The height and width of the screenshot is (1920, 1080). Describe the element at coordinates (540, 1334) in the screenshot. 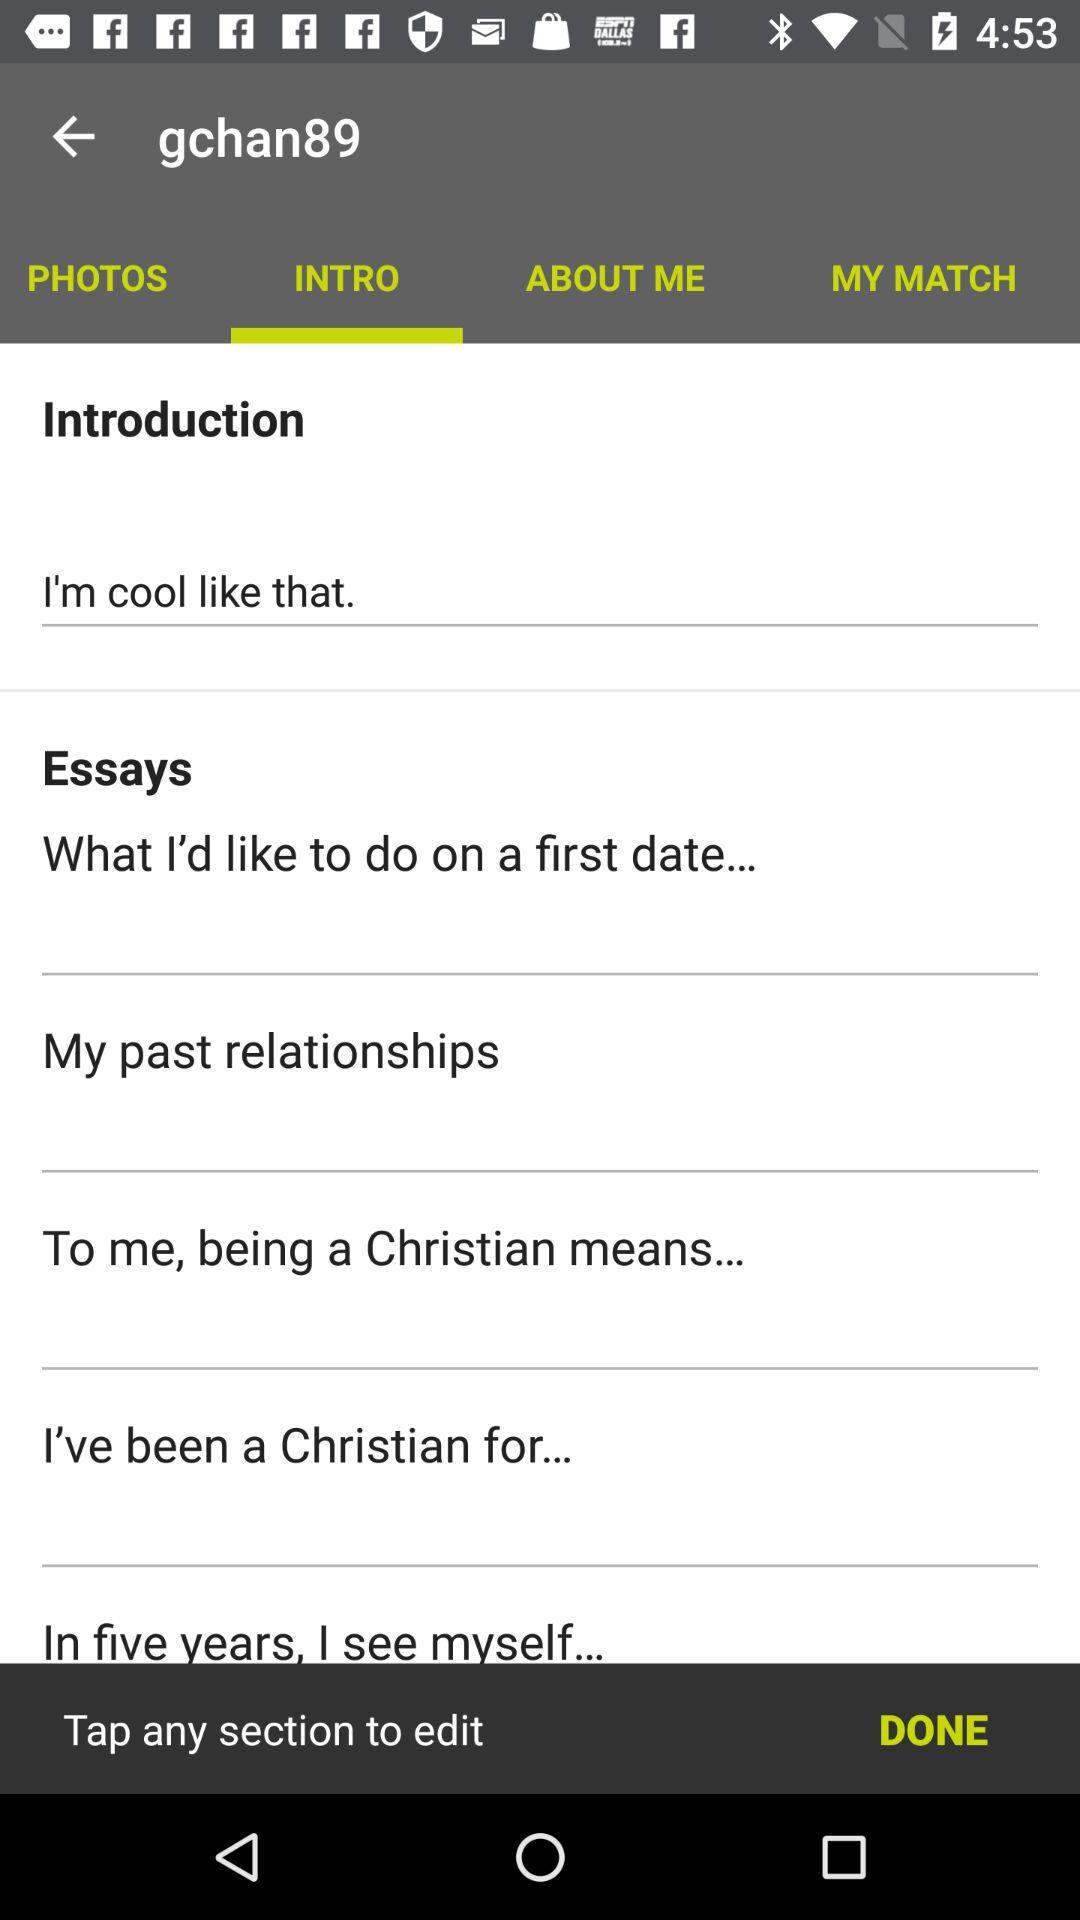

I see `tell what is christmas` at that location.